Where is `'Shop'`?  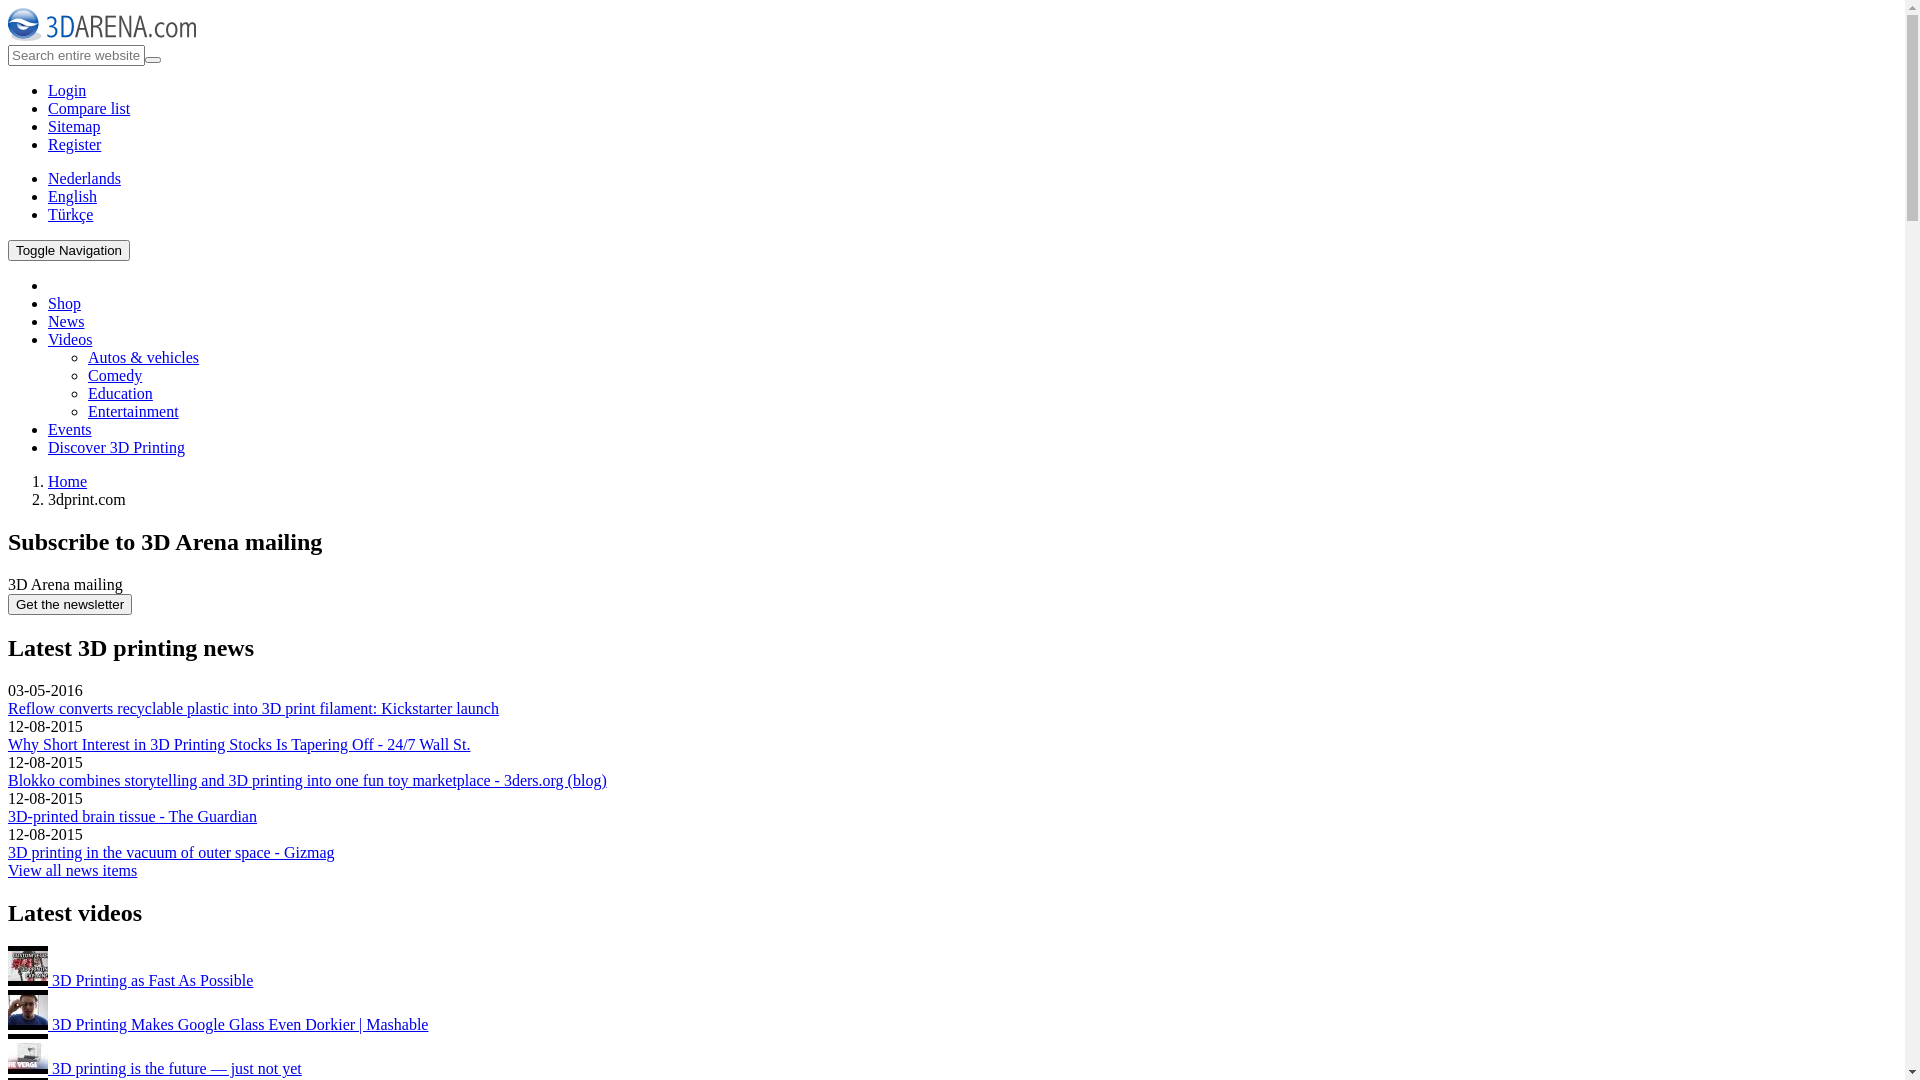
'Shop' is located at coordinates (64, 303).